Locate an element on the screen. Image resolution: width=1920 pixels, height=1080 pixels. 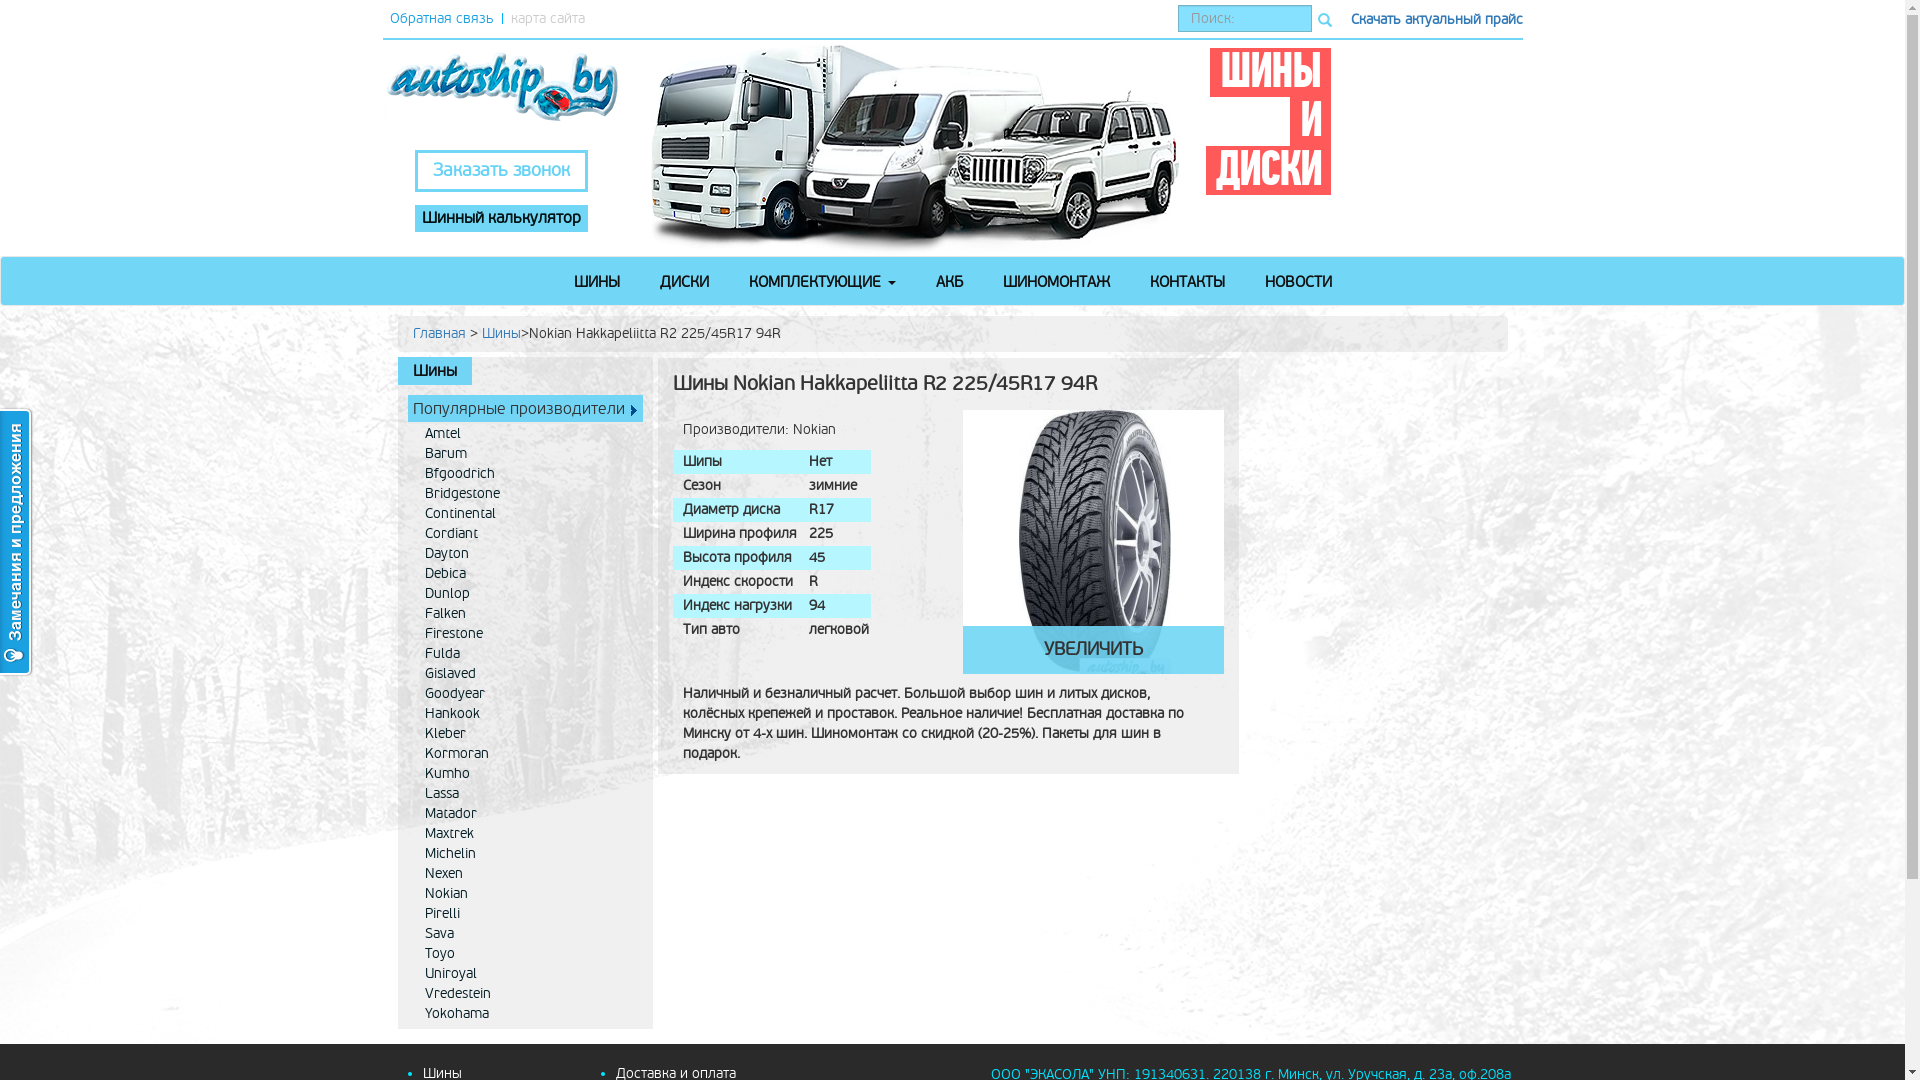
'Firestone' is located at coordinates (412, 633).